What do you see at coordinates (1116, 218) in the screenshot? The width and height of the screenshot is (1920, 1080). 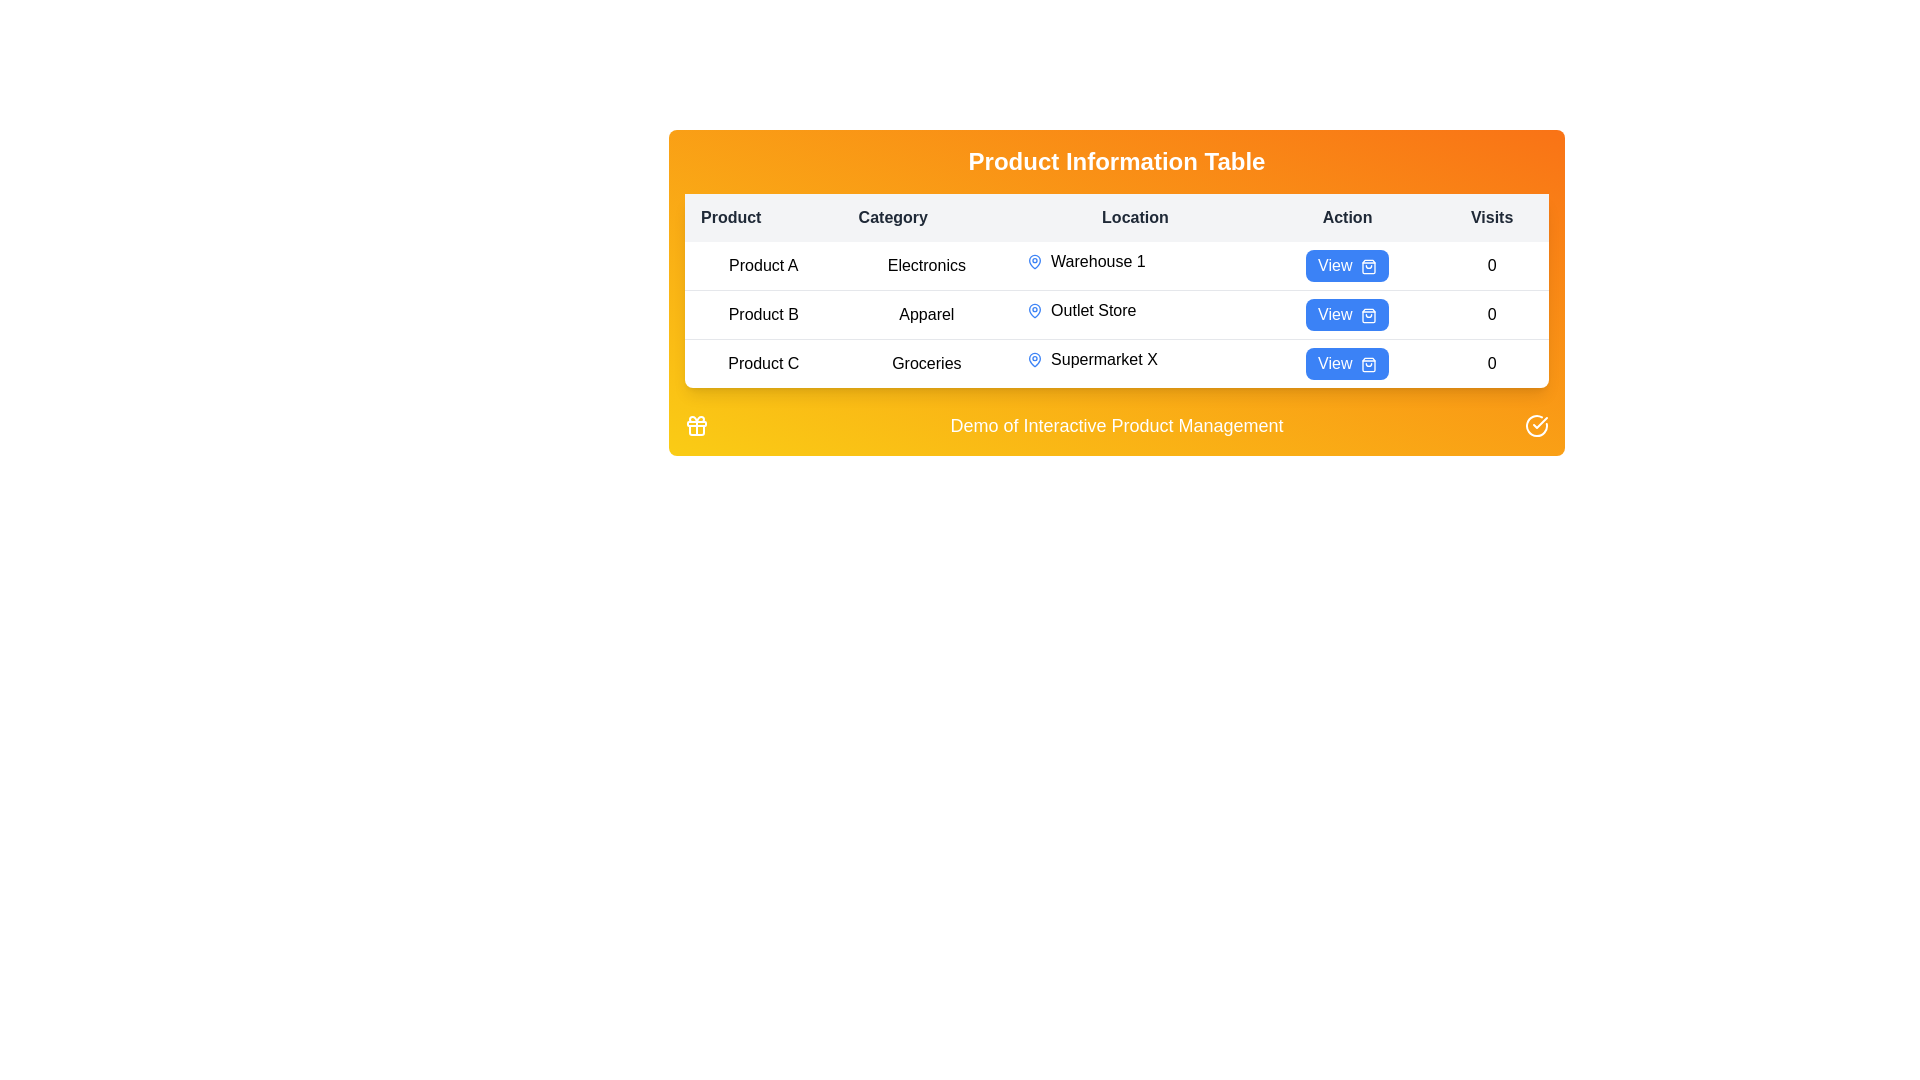 I see `the Table Header Row of the Product Information Table, which contains the column headers for 'Product', 'Category', 'Location', 'Action', and 'Visits'` at bounding box center [1116, 218].